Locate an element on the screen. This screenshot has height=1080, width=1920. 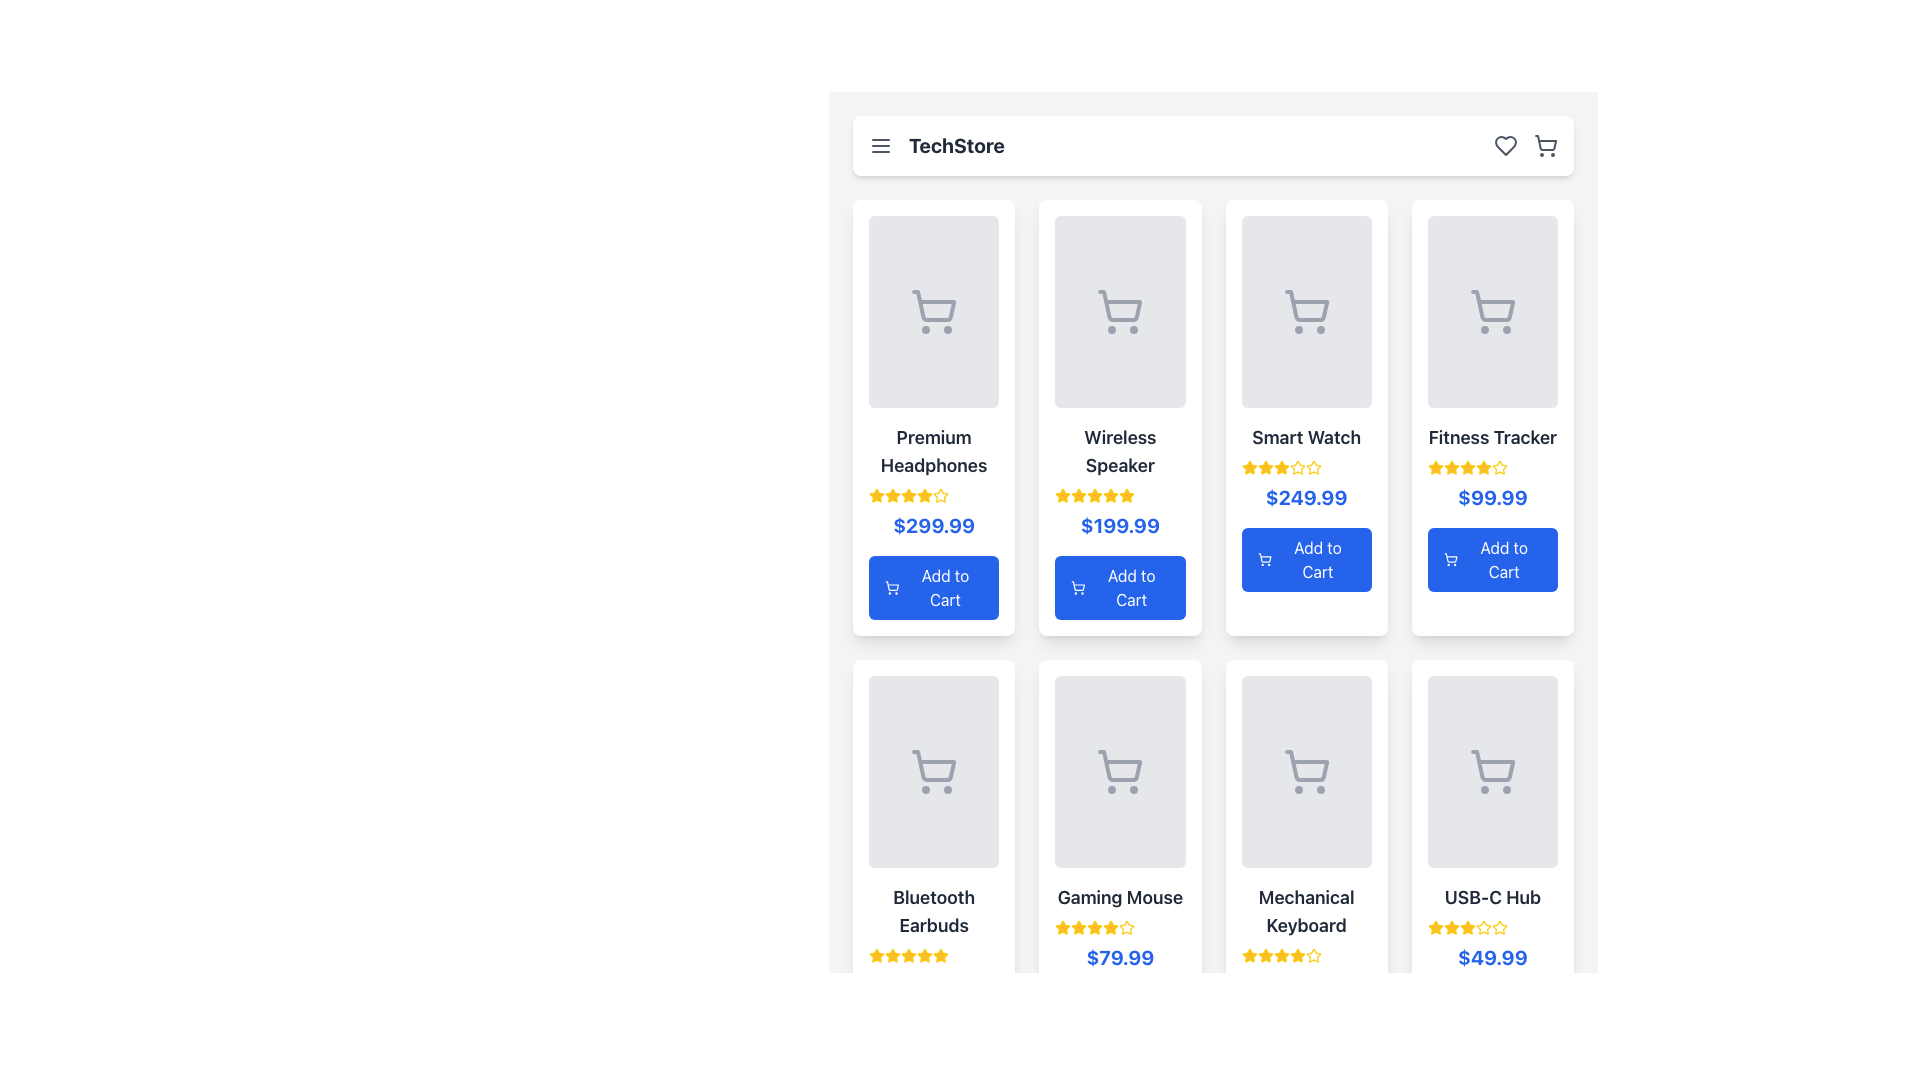
second star icon in the rating component, which is visually represented with a yellow fill and a black stroke, located below the product image for 'Wireless Speaker' is located at coordinates (1078, 495).